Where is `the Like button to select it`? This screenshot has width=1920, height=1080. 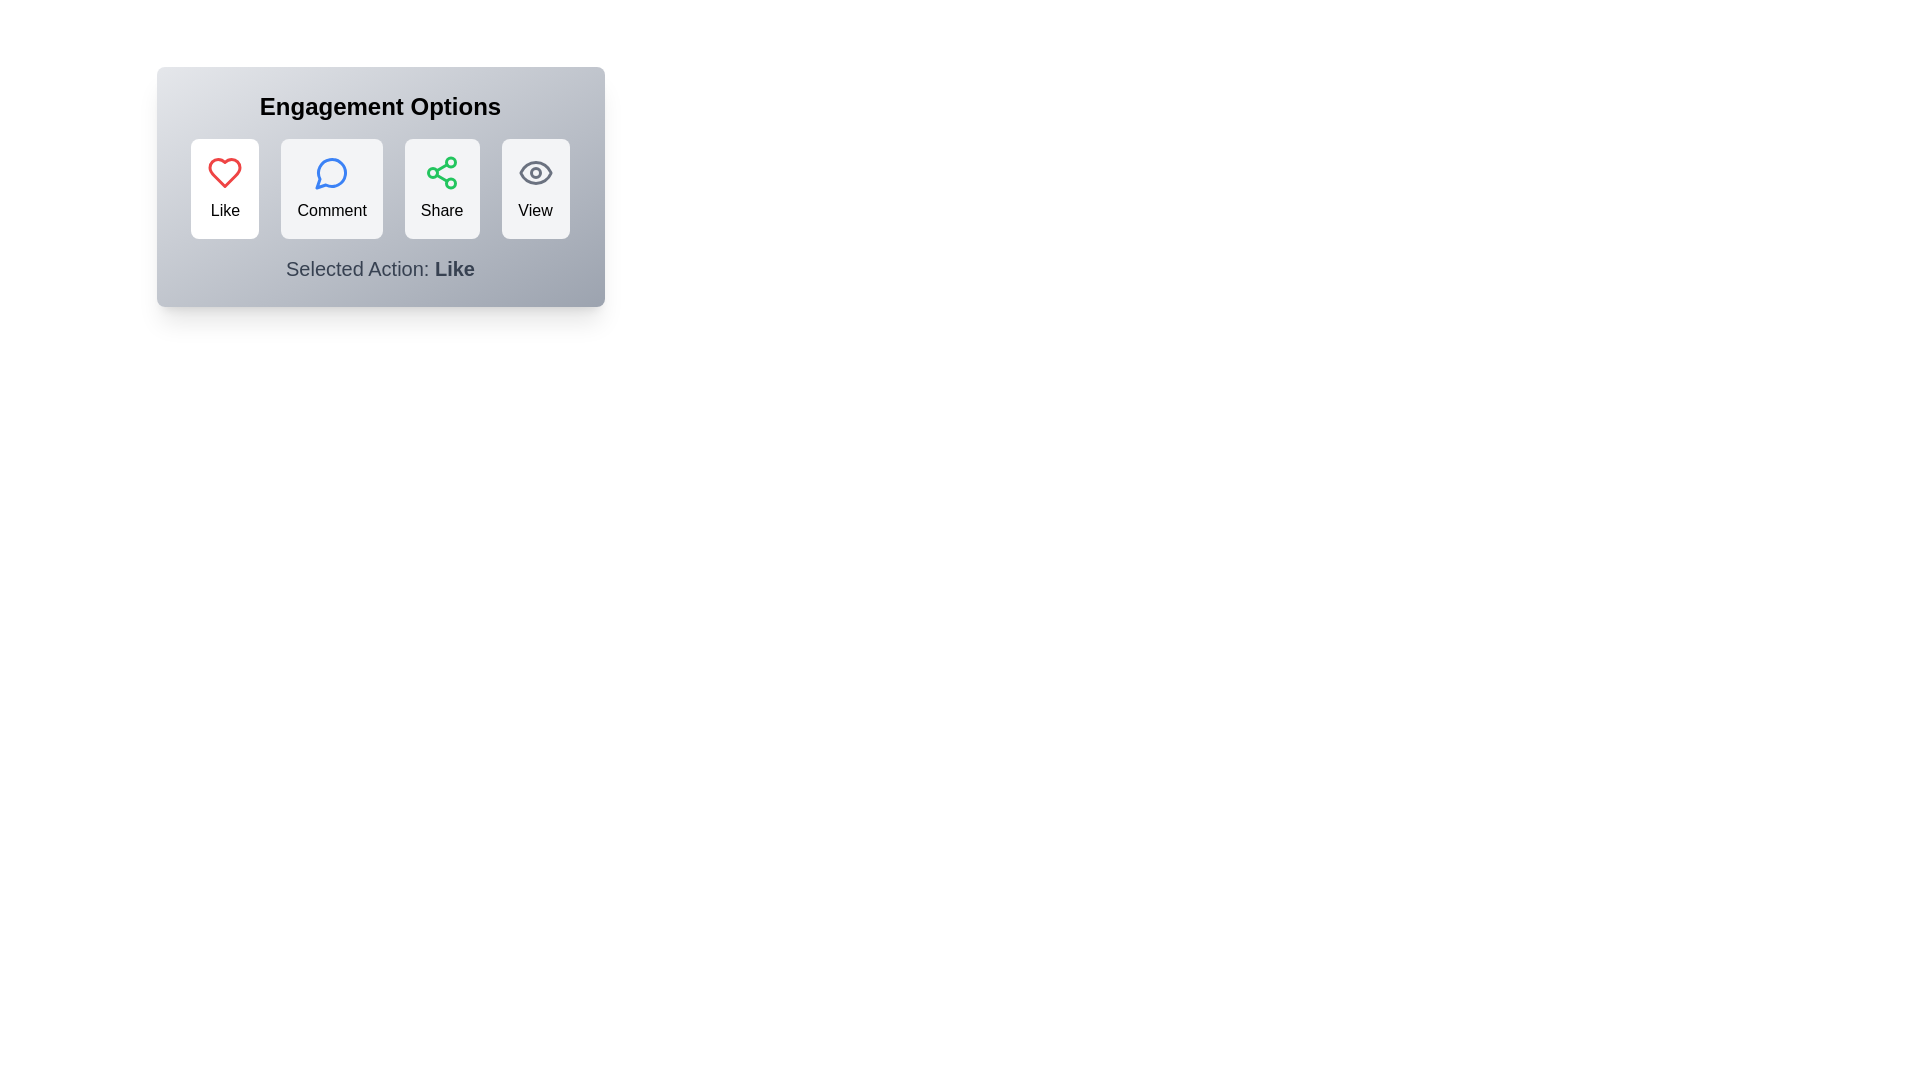 the Like button to select it is located at coordinates (225, 189).